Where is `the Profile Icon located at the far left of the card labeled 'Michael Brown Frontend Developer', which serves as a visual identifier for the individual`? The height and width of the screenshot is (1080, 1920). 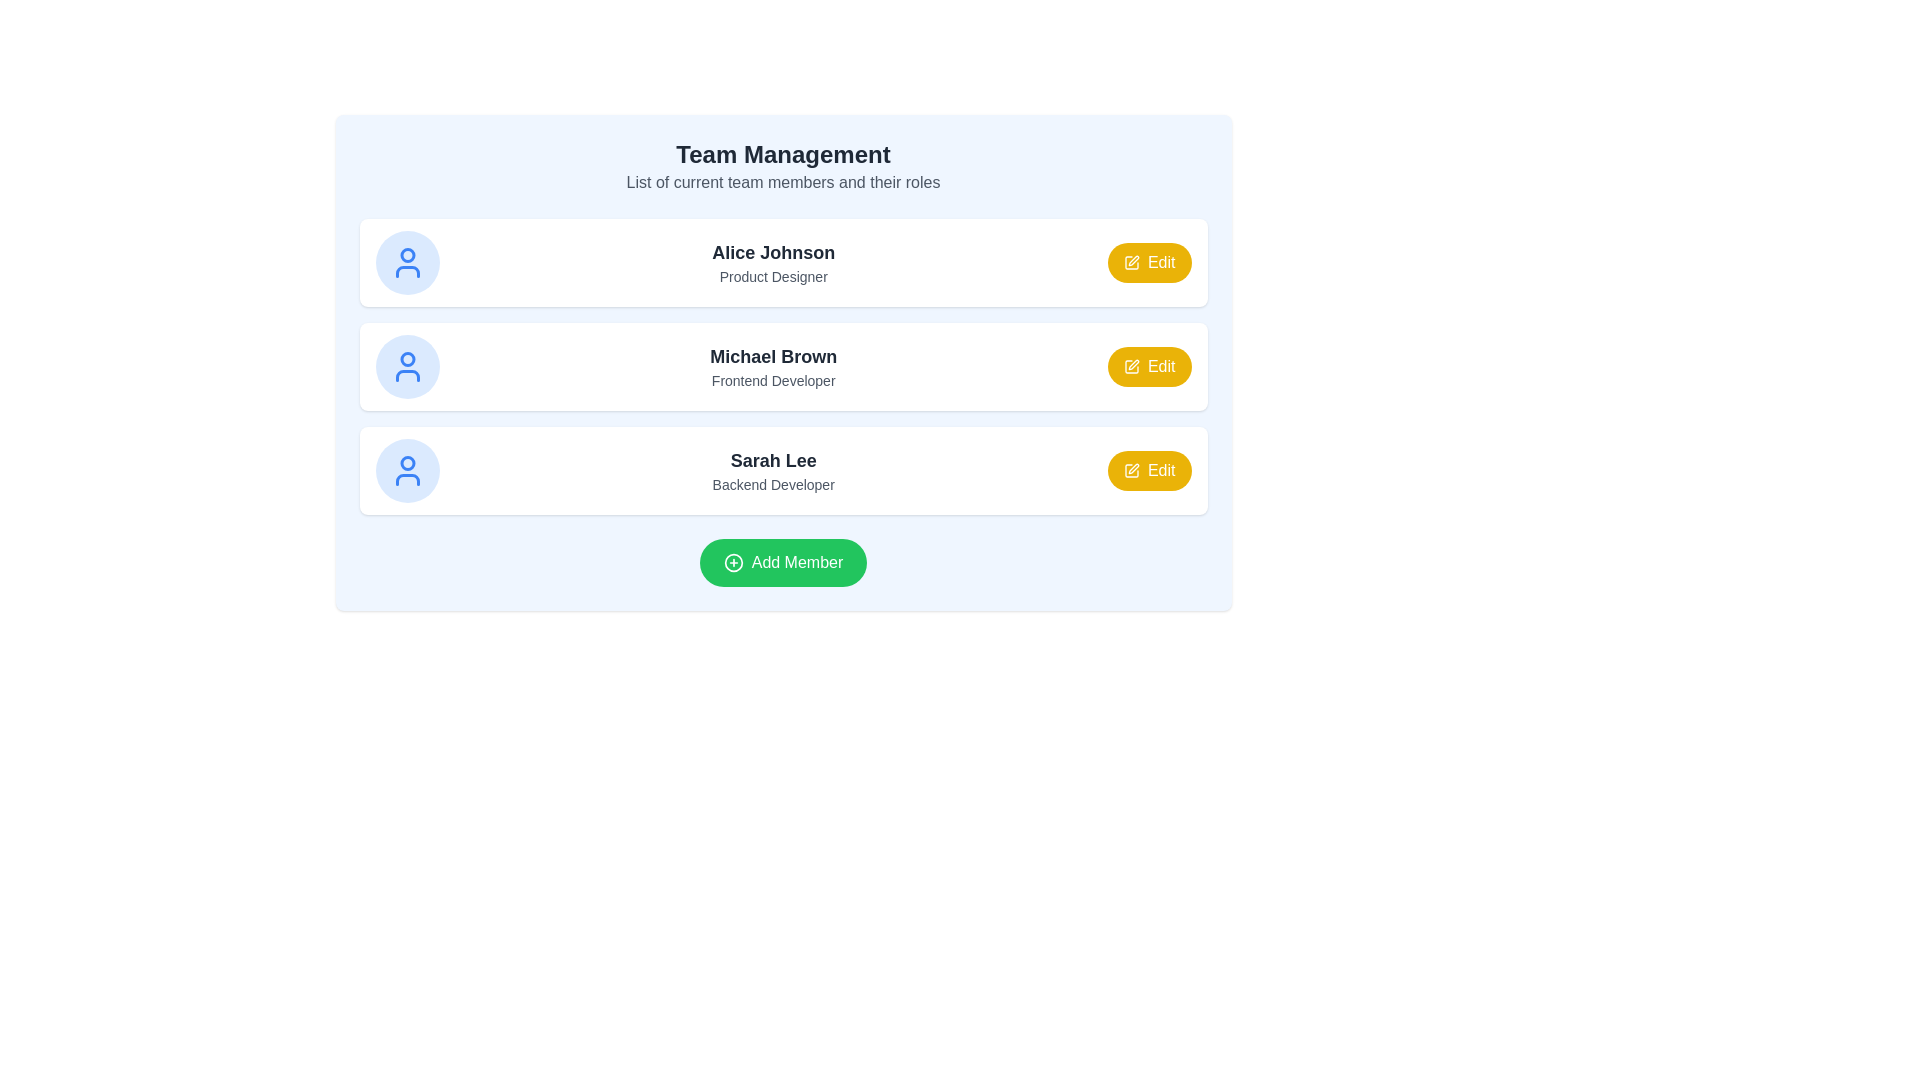
the Profile Icon located at the far left of the card labeled 'Michael Brown Frontend Developer', which serves as a visual identifier for the individual is located at coordinates (406, 366).